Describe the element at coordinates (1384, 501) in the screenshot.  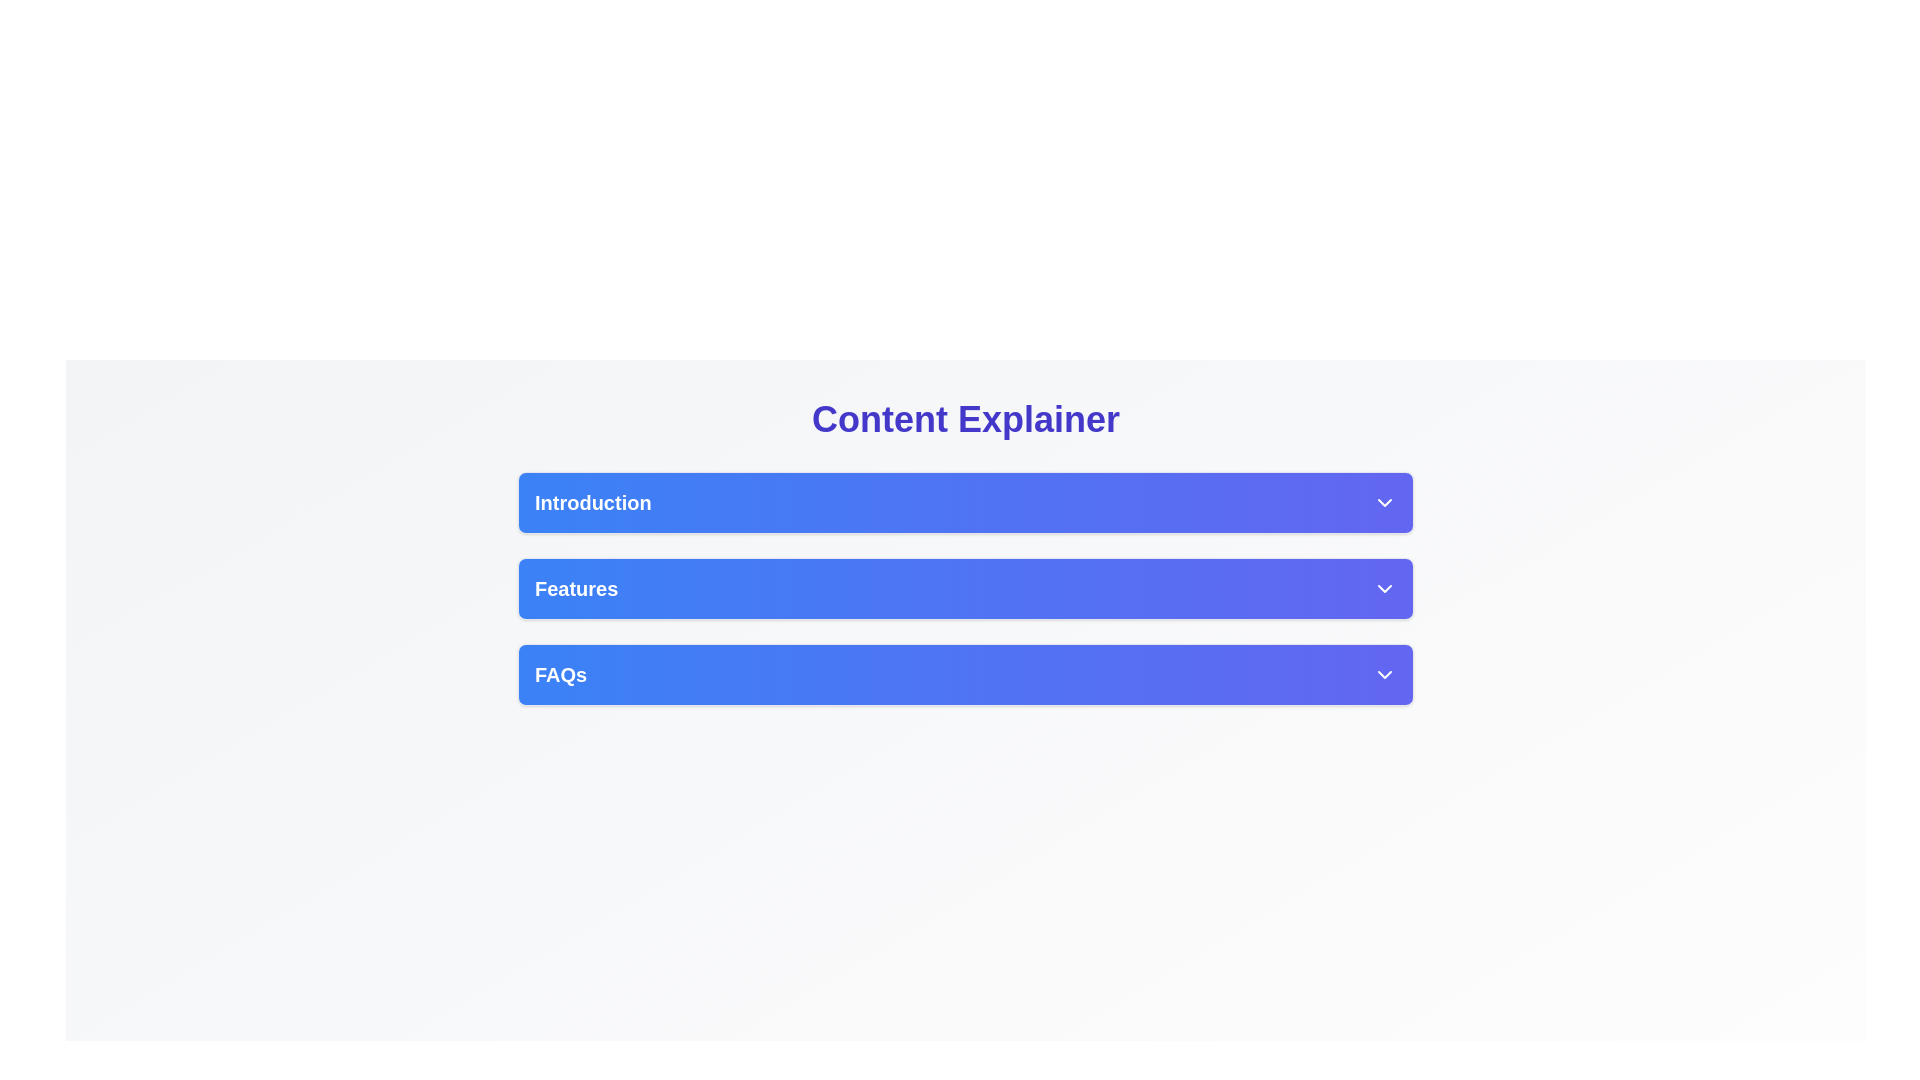
I see `the downward-pointing chevron icon located to the far-right side of the 'Introduction' button for keyboard interaction` at that location.